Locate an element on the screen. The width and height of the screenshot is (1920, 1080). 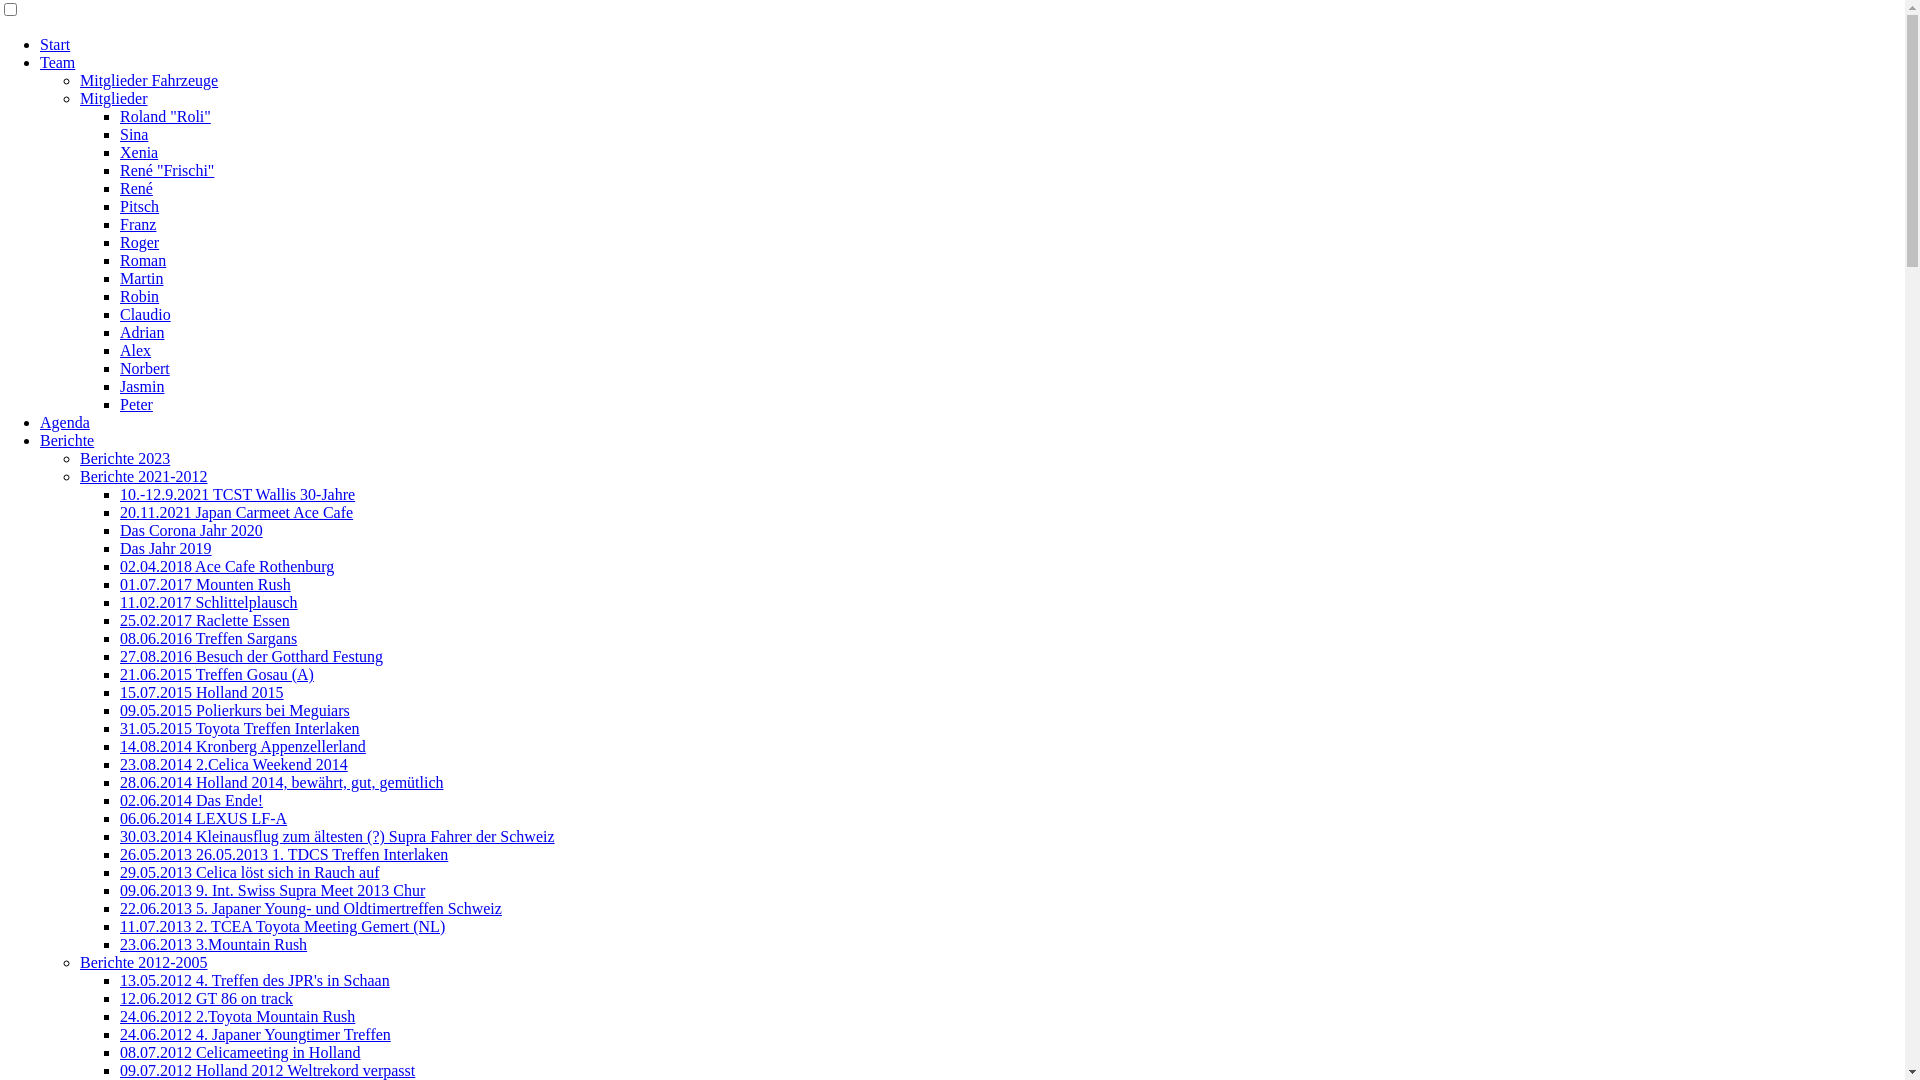
'Norbert' is located at coordinates (143, 368).